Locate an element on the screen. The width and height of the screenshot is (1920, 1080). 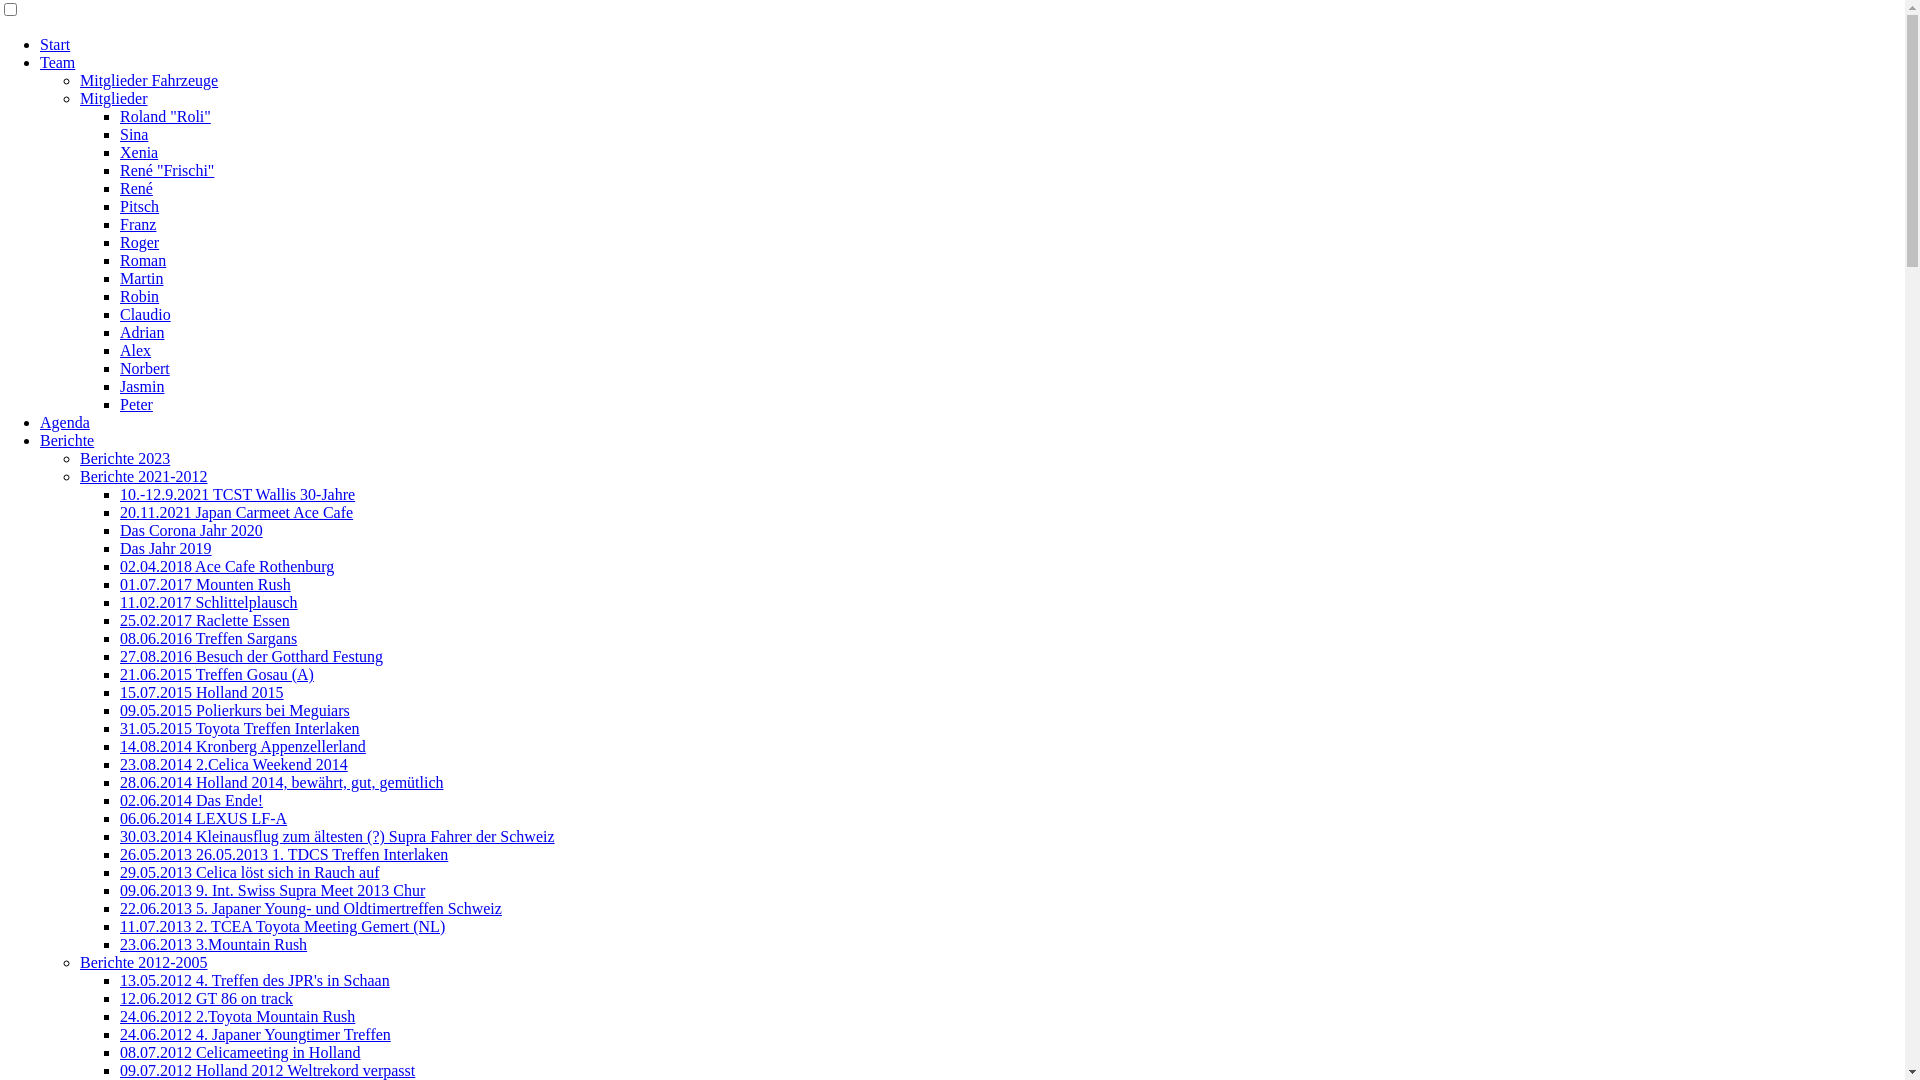
'Norbert' is located at coordinates (143, 368).